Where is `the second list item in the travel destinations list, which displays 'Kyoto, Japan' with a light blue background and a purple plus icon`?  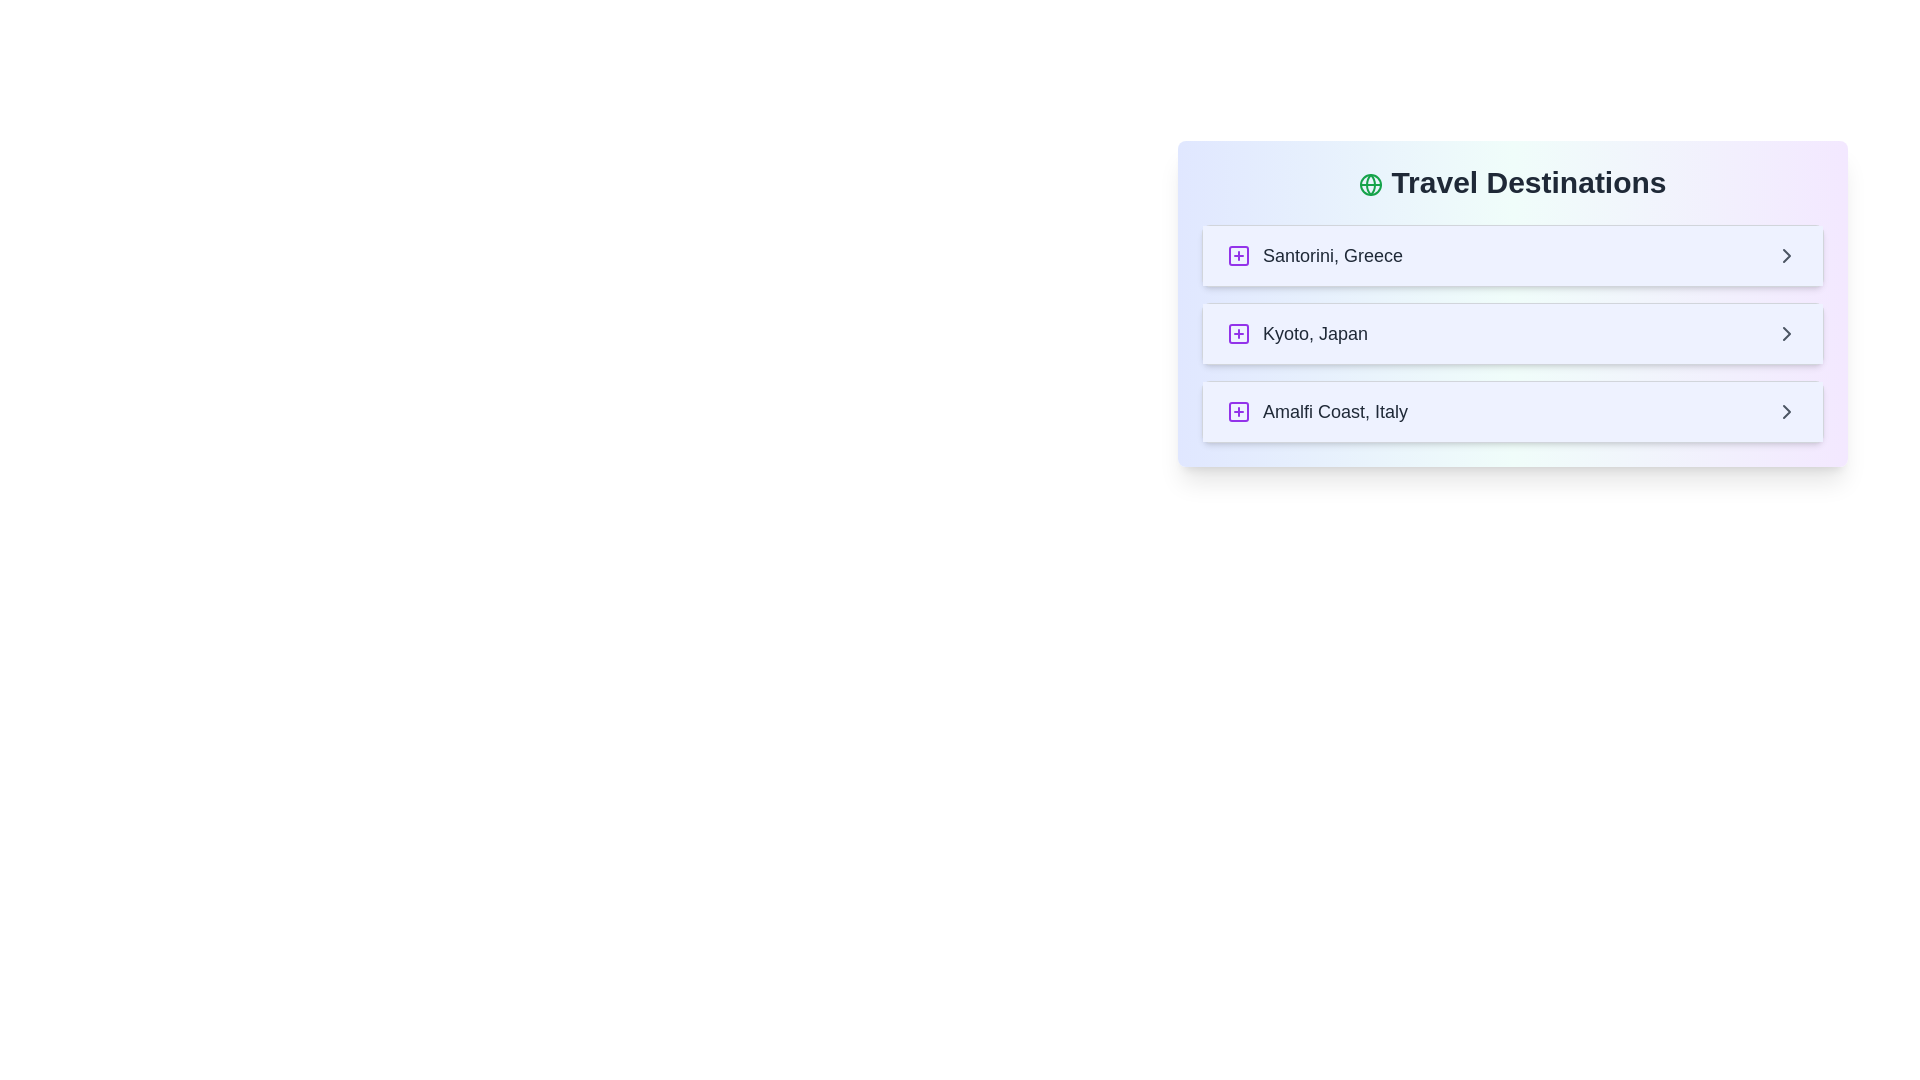
the second list item in the travel destinations list, which displays 'Kyoto, Japan' with a light blue background and a purple plus icon is located at coordinates (1297, 333).